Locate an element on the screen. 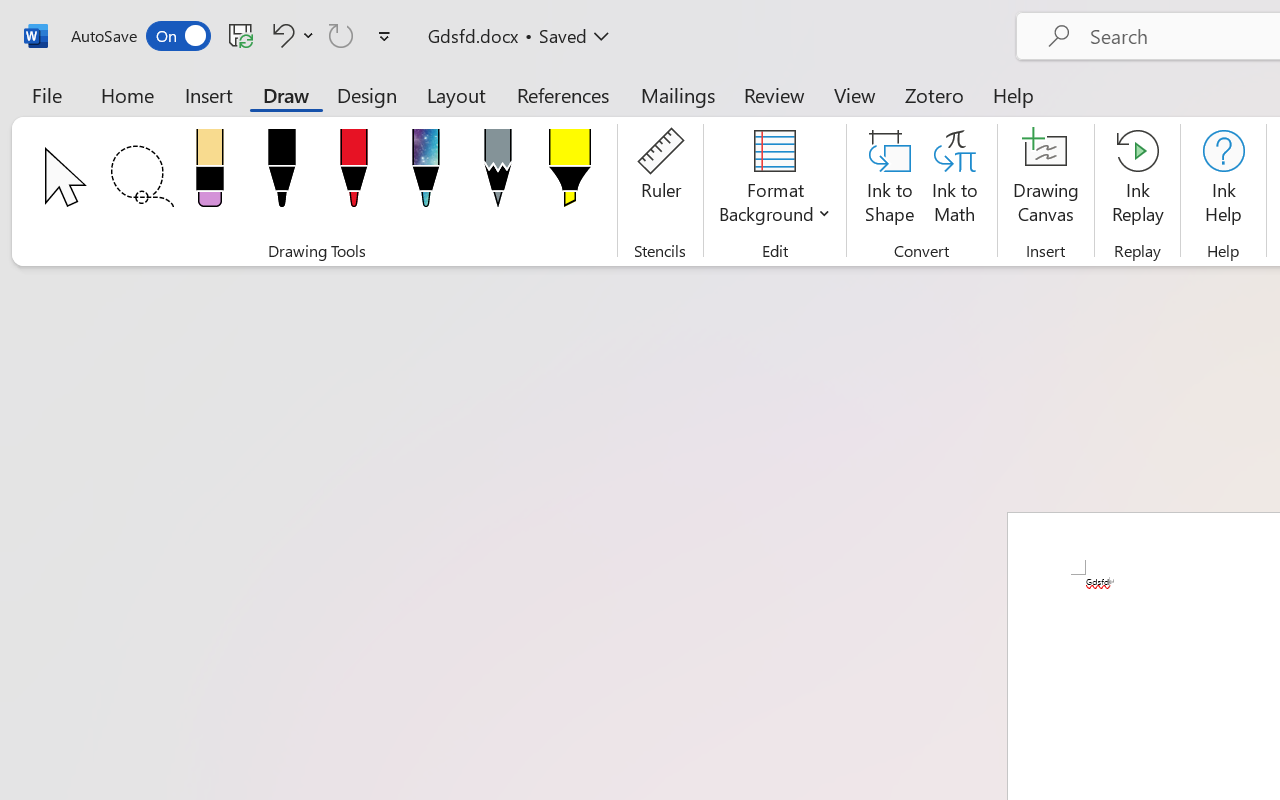 This screenshot has width=1280, height=800. 'Drawing Canvas' is located at coordinates (1045, 179).